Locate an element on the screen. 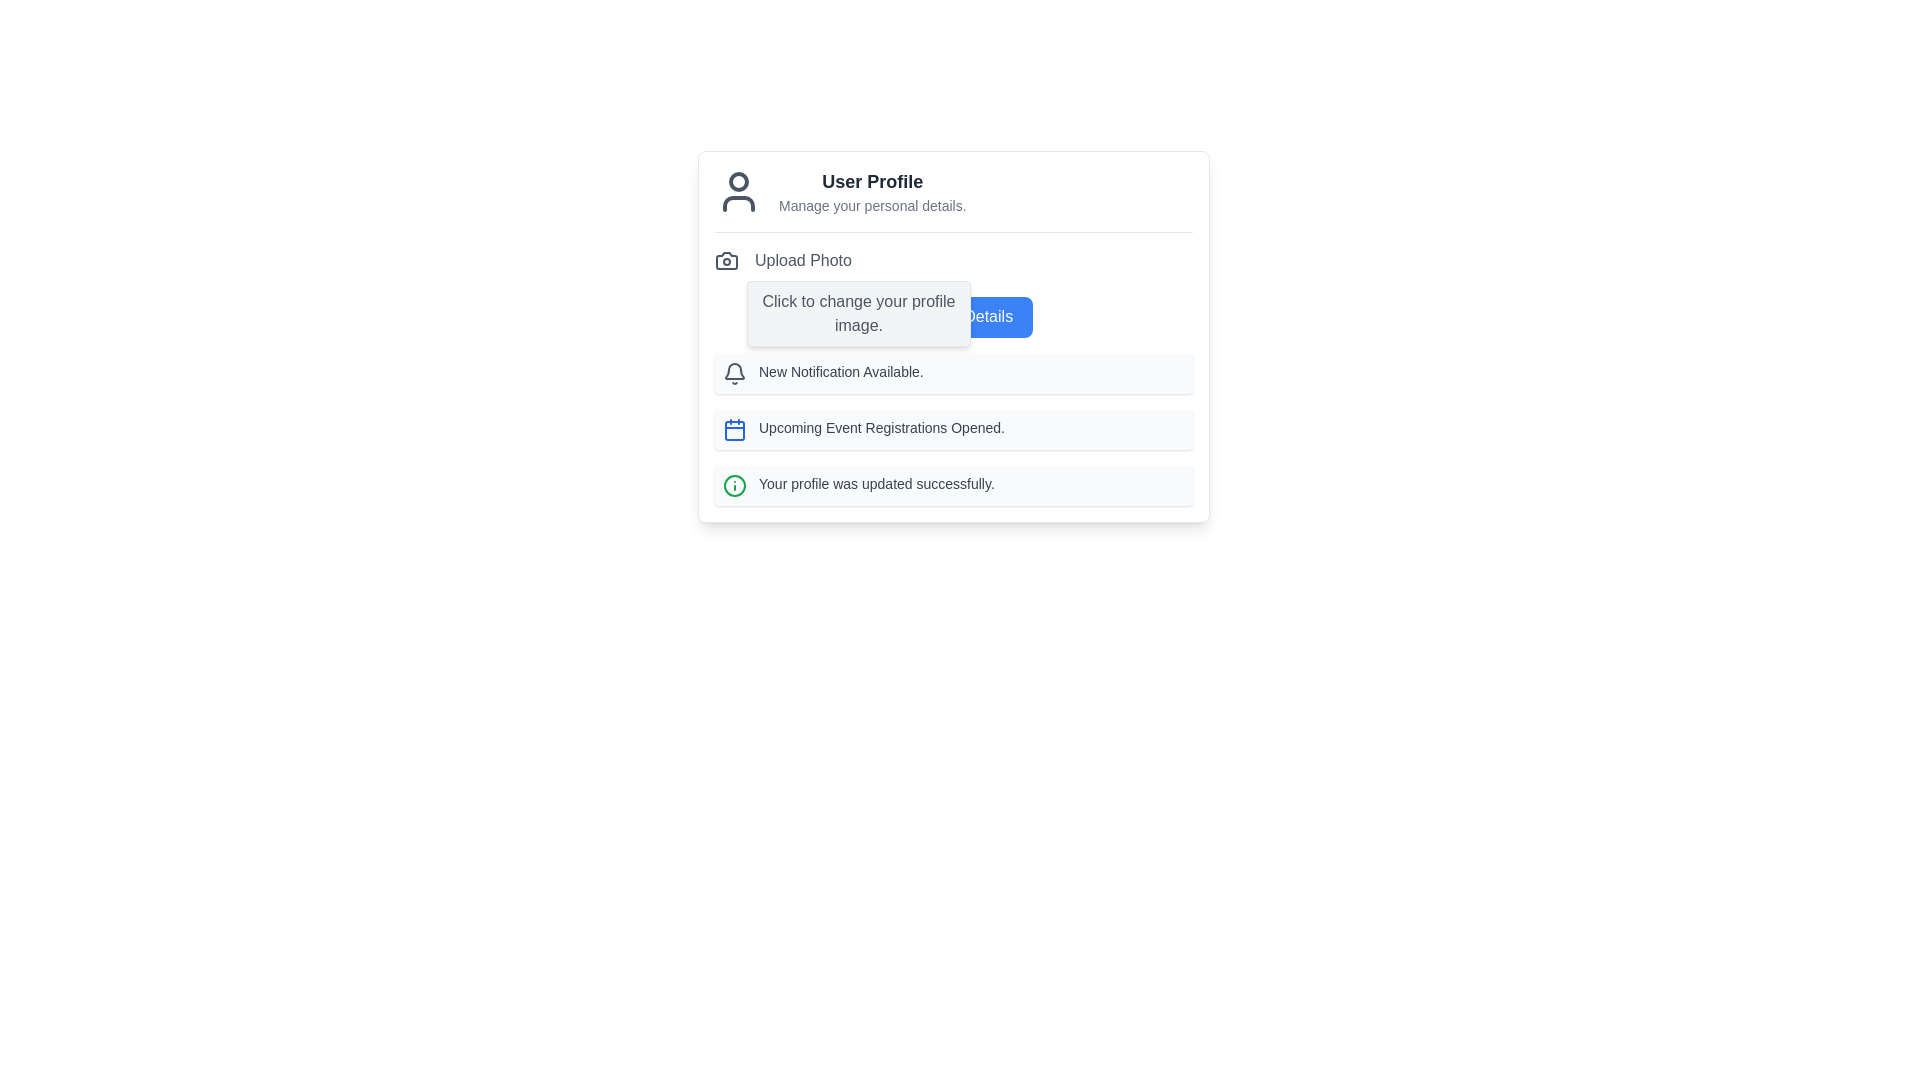 The height and width of the screenshot is (1080, 1920). the Notification message block that indicates a successful profile update, positioned below 'Upcoming Event Registrations Opened' is located at coordinates (953, 485).